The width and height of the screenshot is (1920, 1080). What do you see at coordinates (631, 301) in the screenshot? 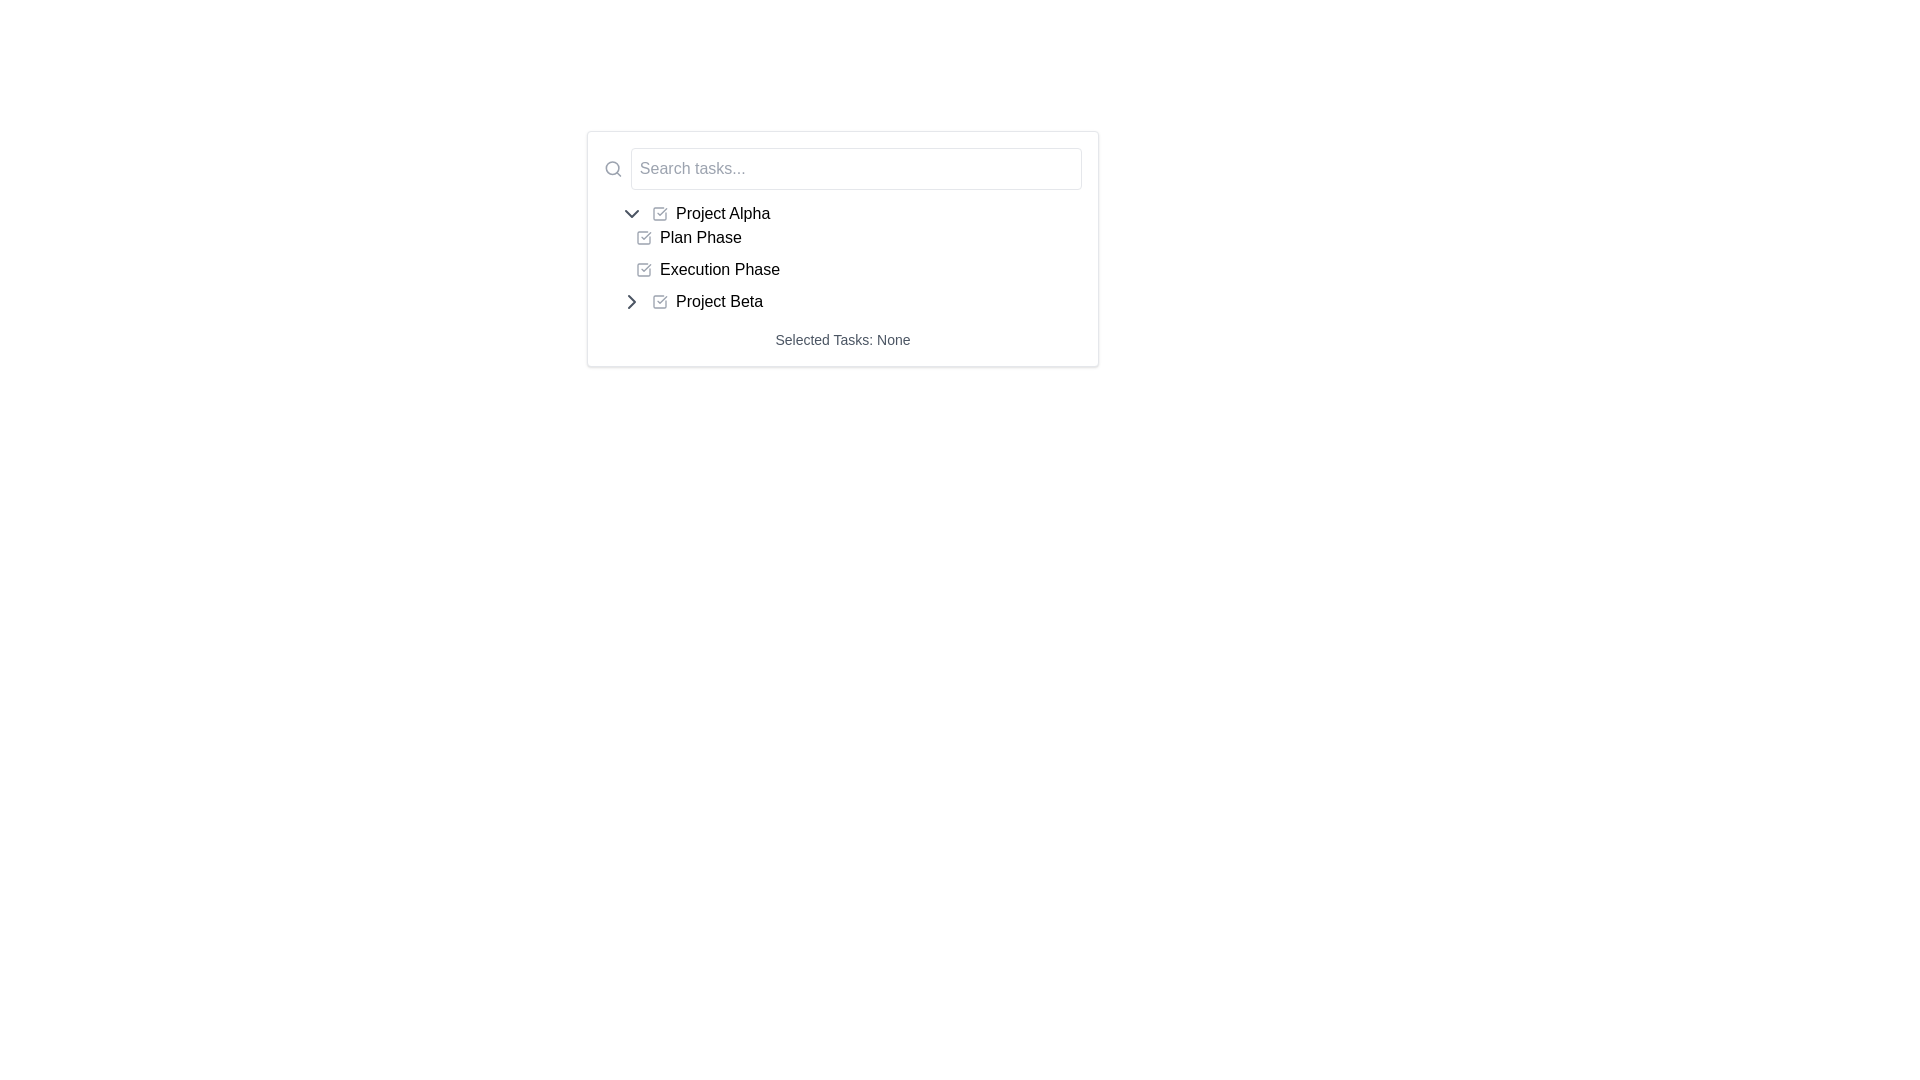
I see `the rightward gray chevron icon next to 'Project Beta' to observe the color change` at bounding box center [631, 301].